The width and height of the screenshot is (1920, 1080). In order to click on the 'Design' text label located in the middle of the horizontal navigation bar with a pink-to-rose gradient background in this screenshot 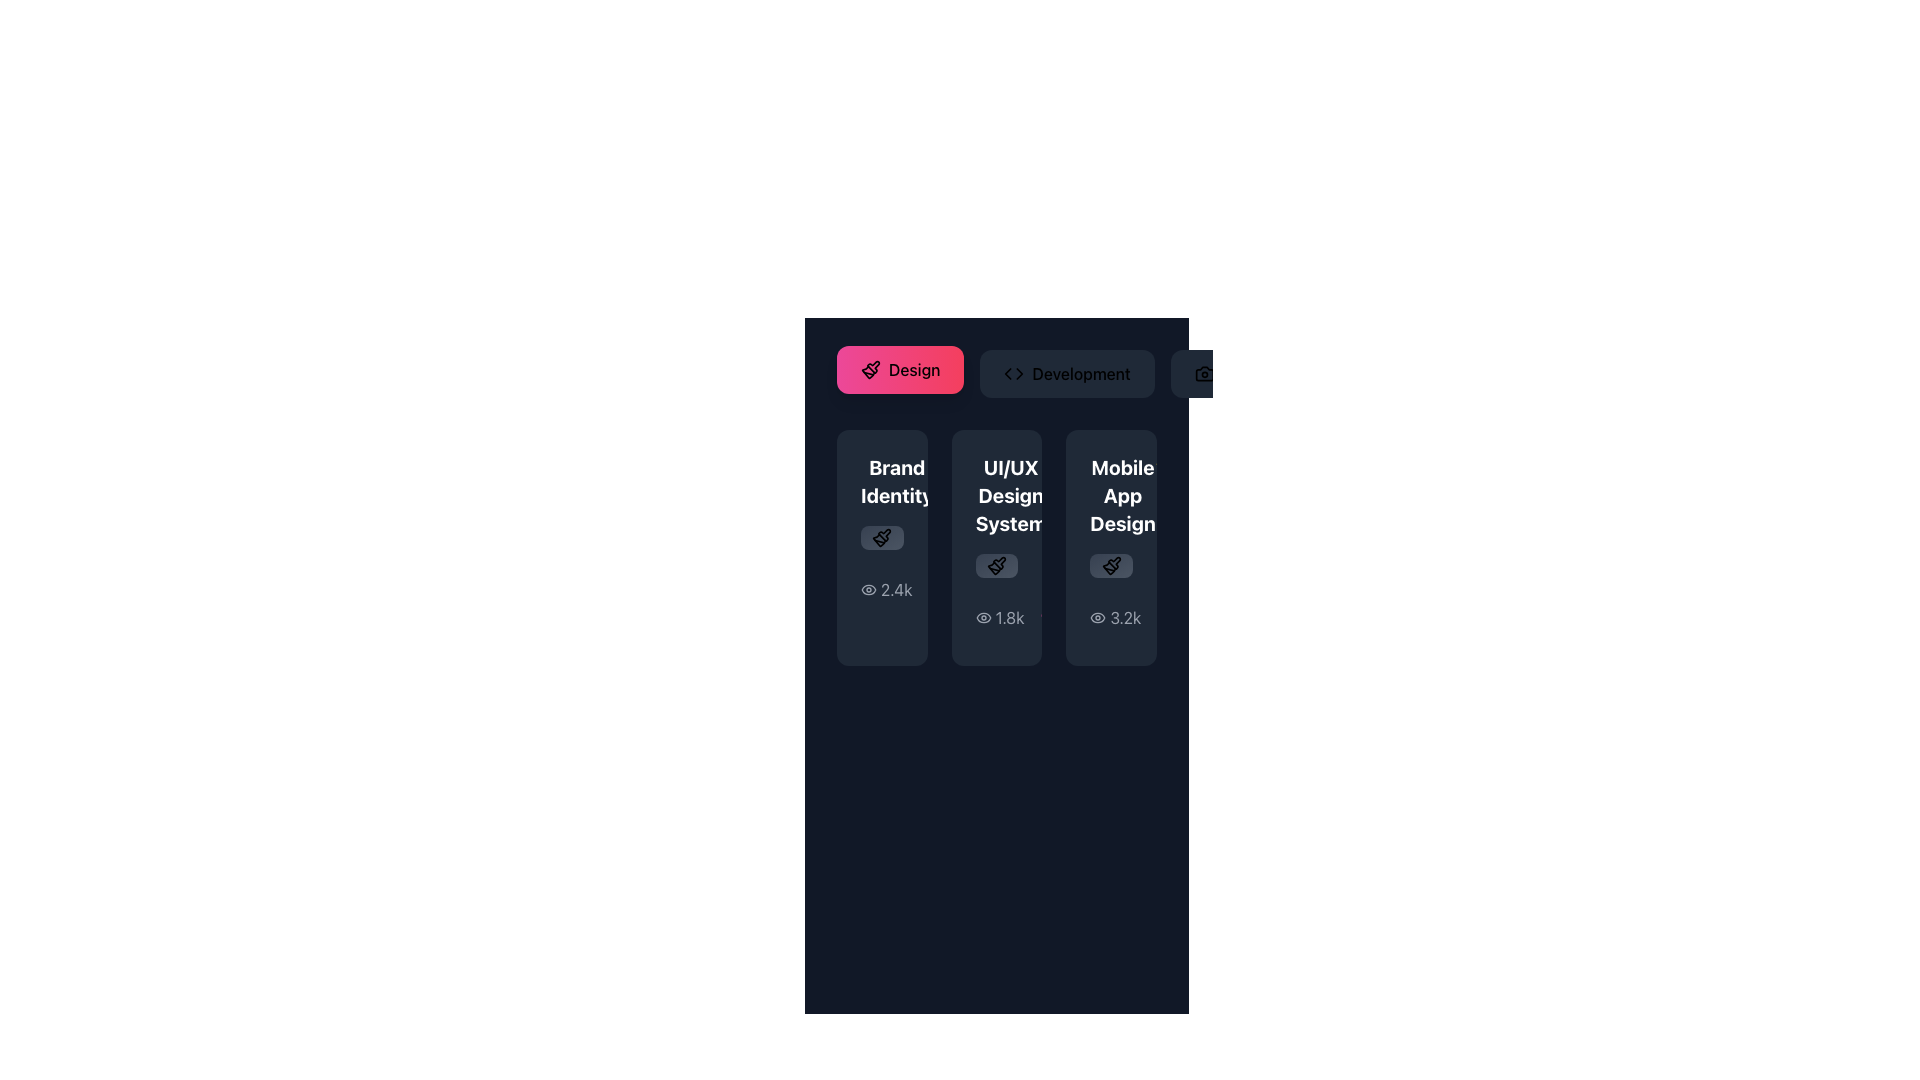, I will do `click(913, 370)`.